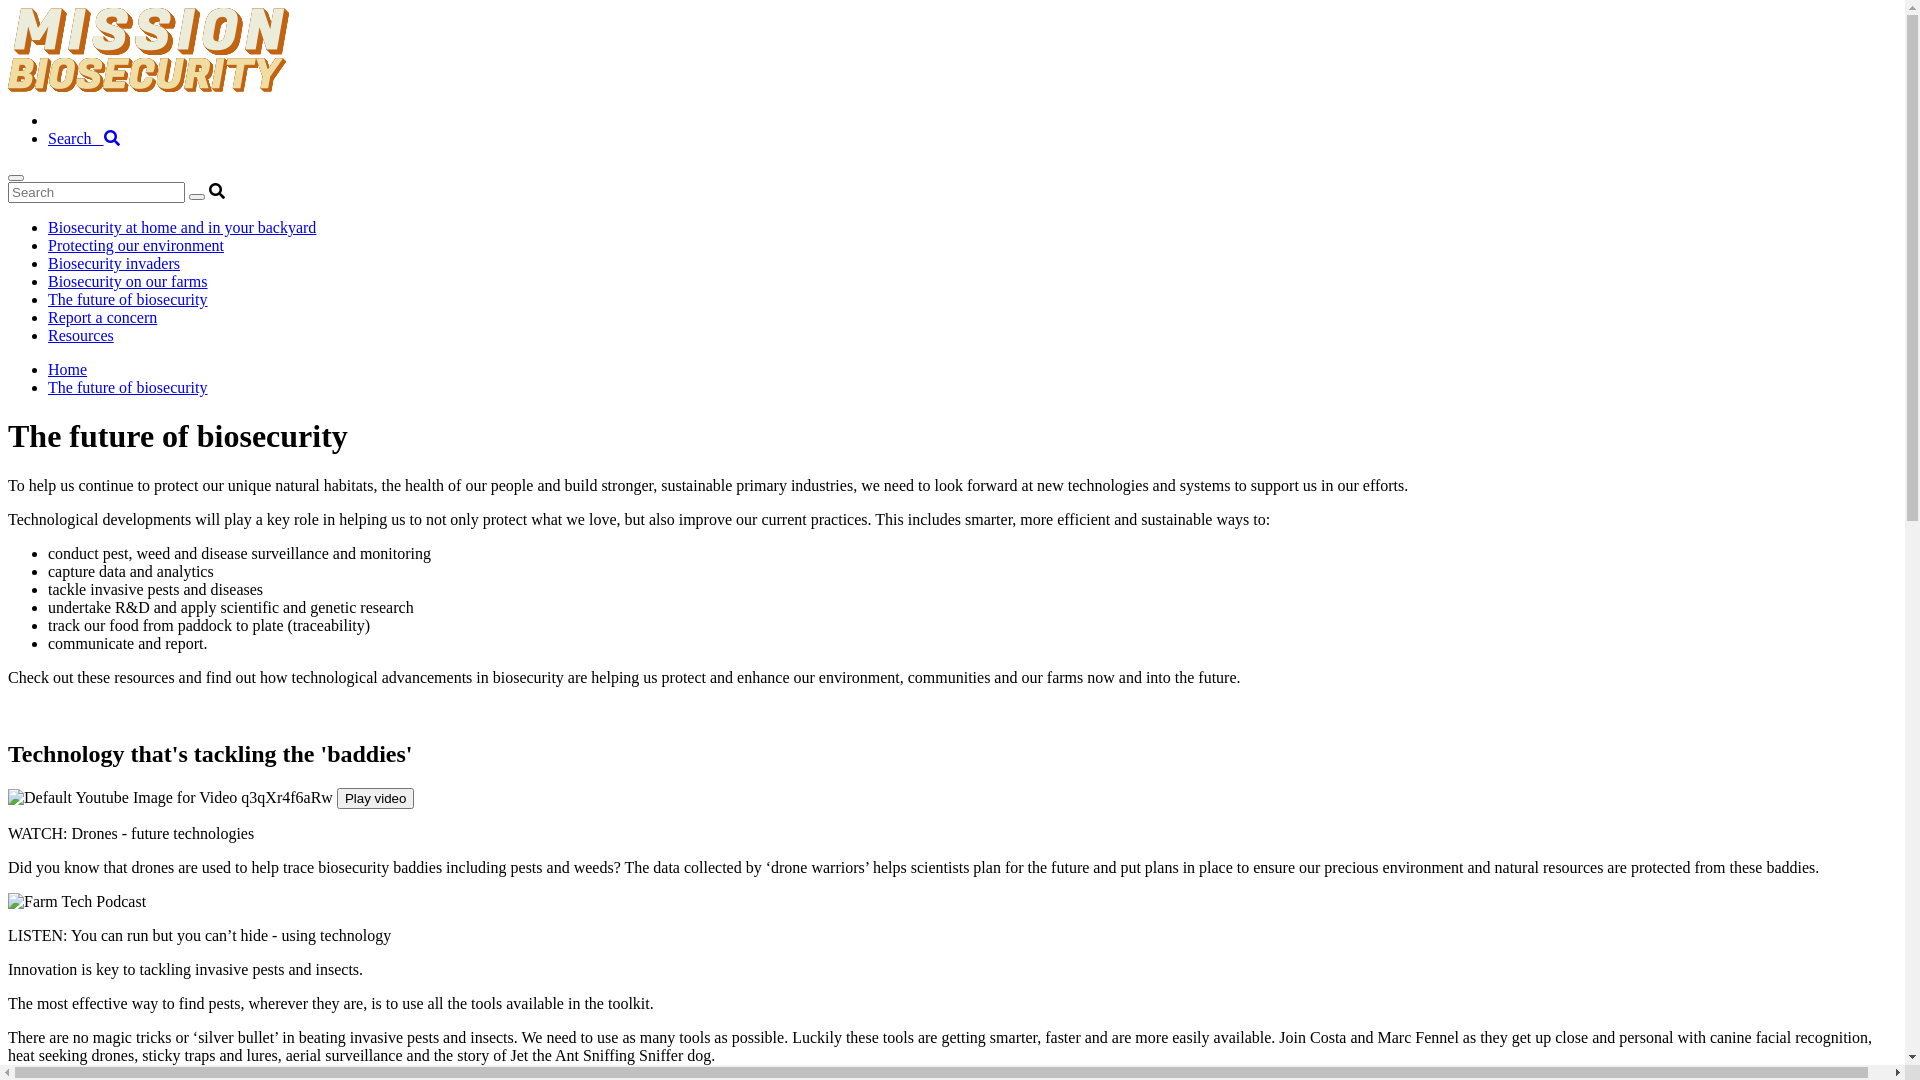 Image resolution: width=1920 pixels, height=1080 pixels. Describe the element at coordinates (134, 244) in the screenshot. I see `'Protecting our environment'` at that location.